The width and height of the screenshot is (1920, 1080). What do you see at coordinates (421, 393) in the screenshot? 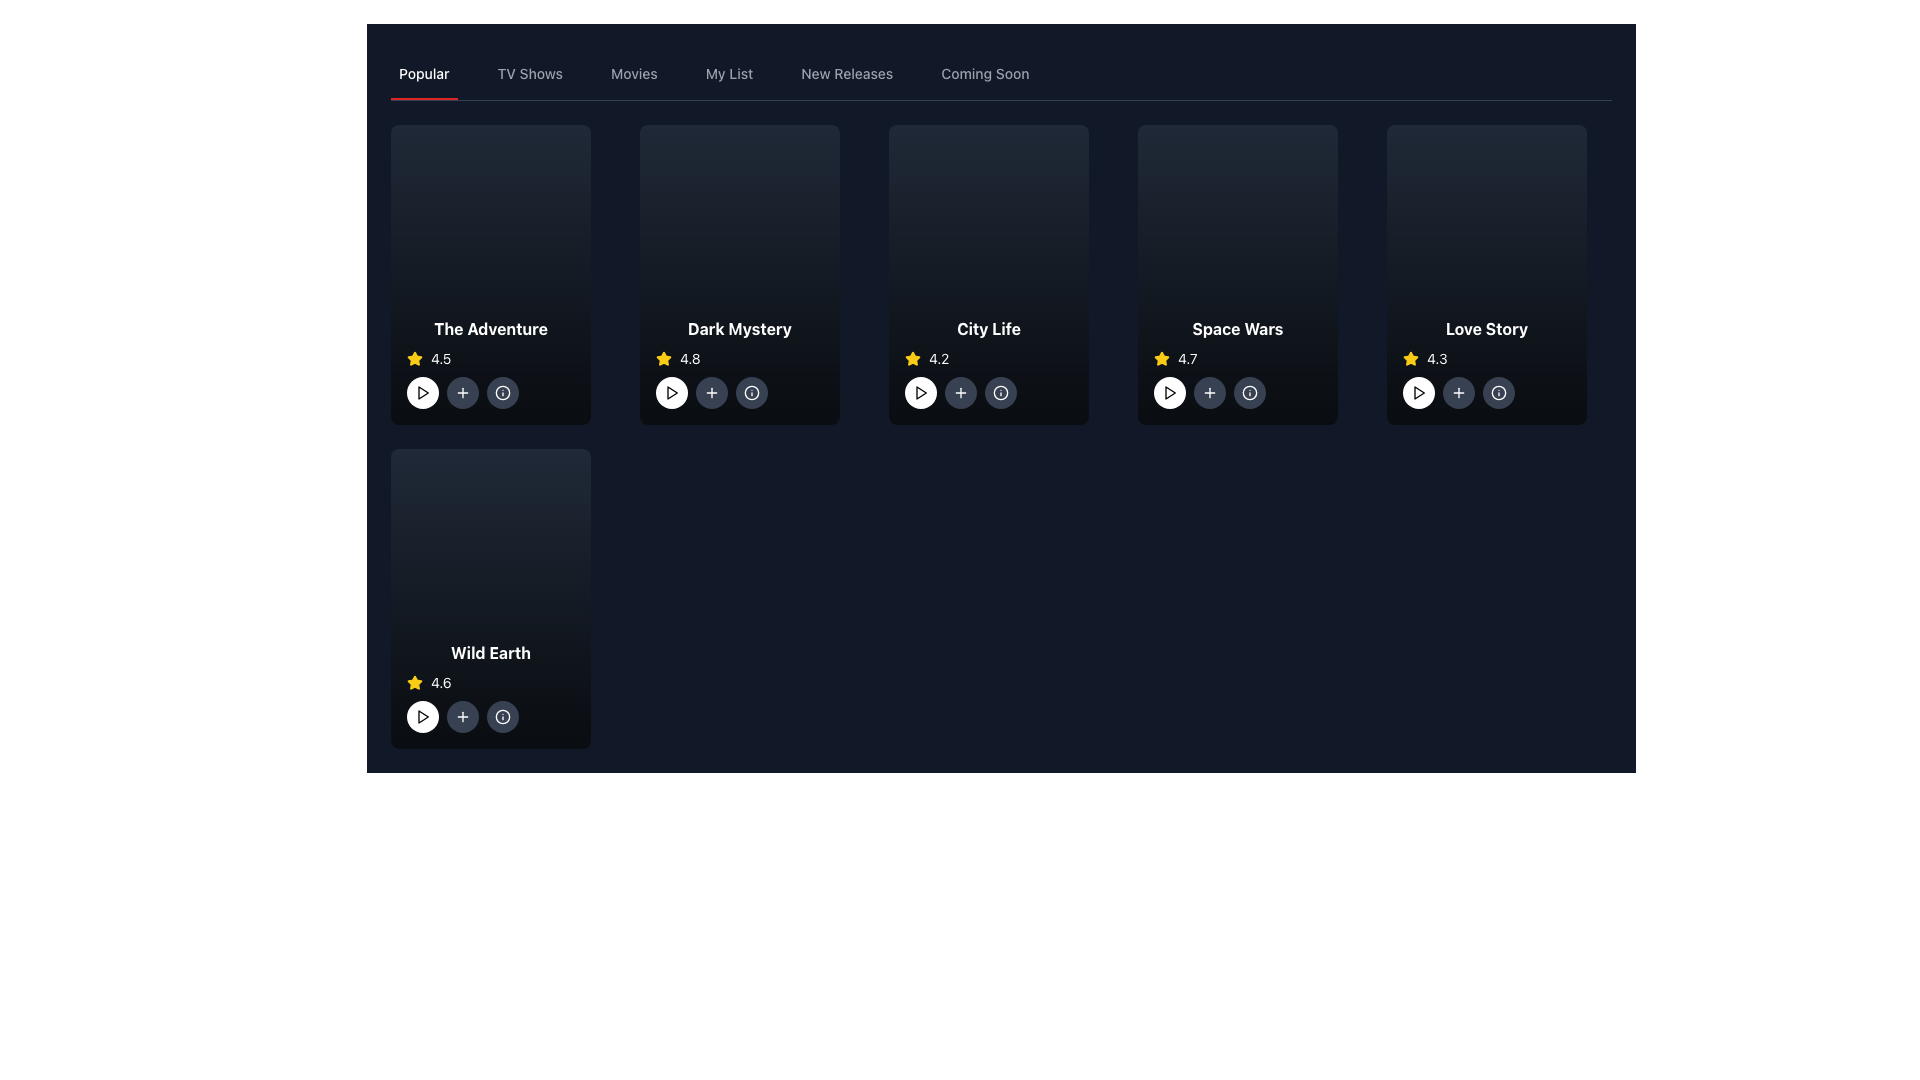
I see `the play icon located in the bottom-left area of 'The Adventure' card in the 'Popular' section` at bounding box center [421, 393].